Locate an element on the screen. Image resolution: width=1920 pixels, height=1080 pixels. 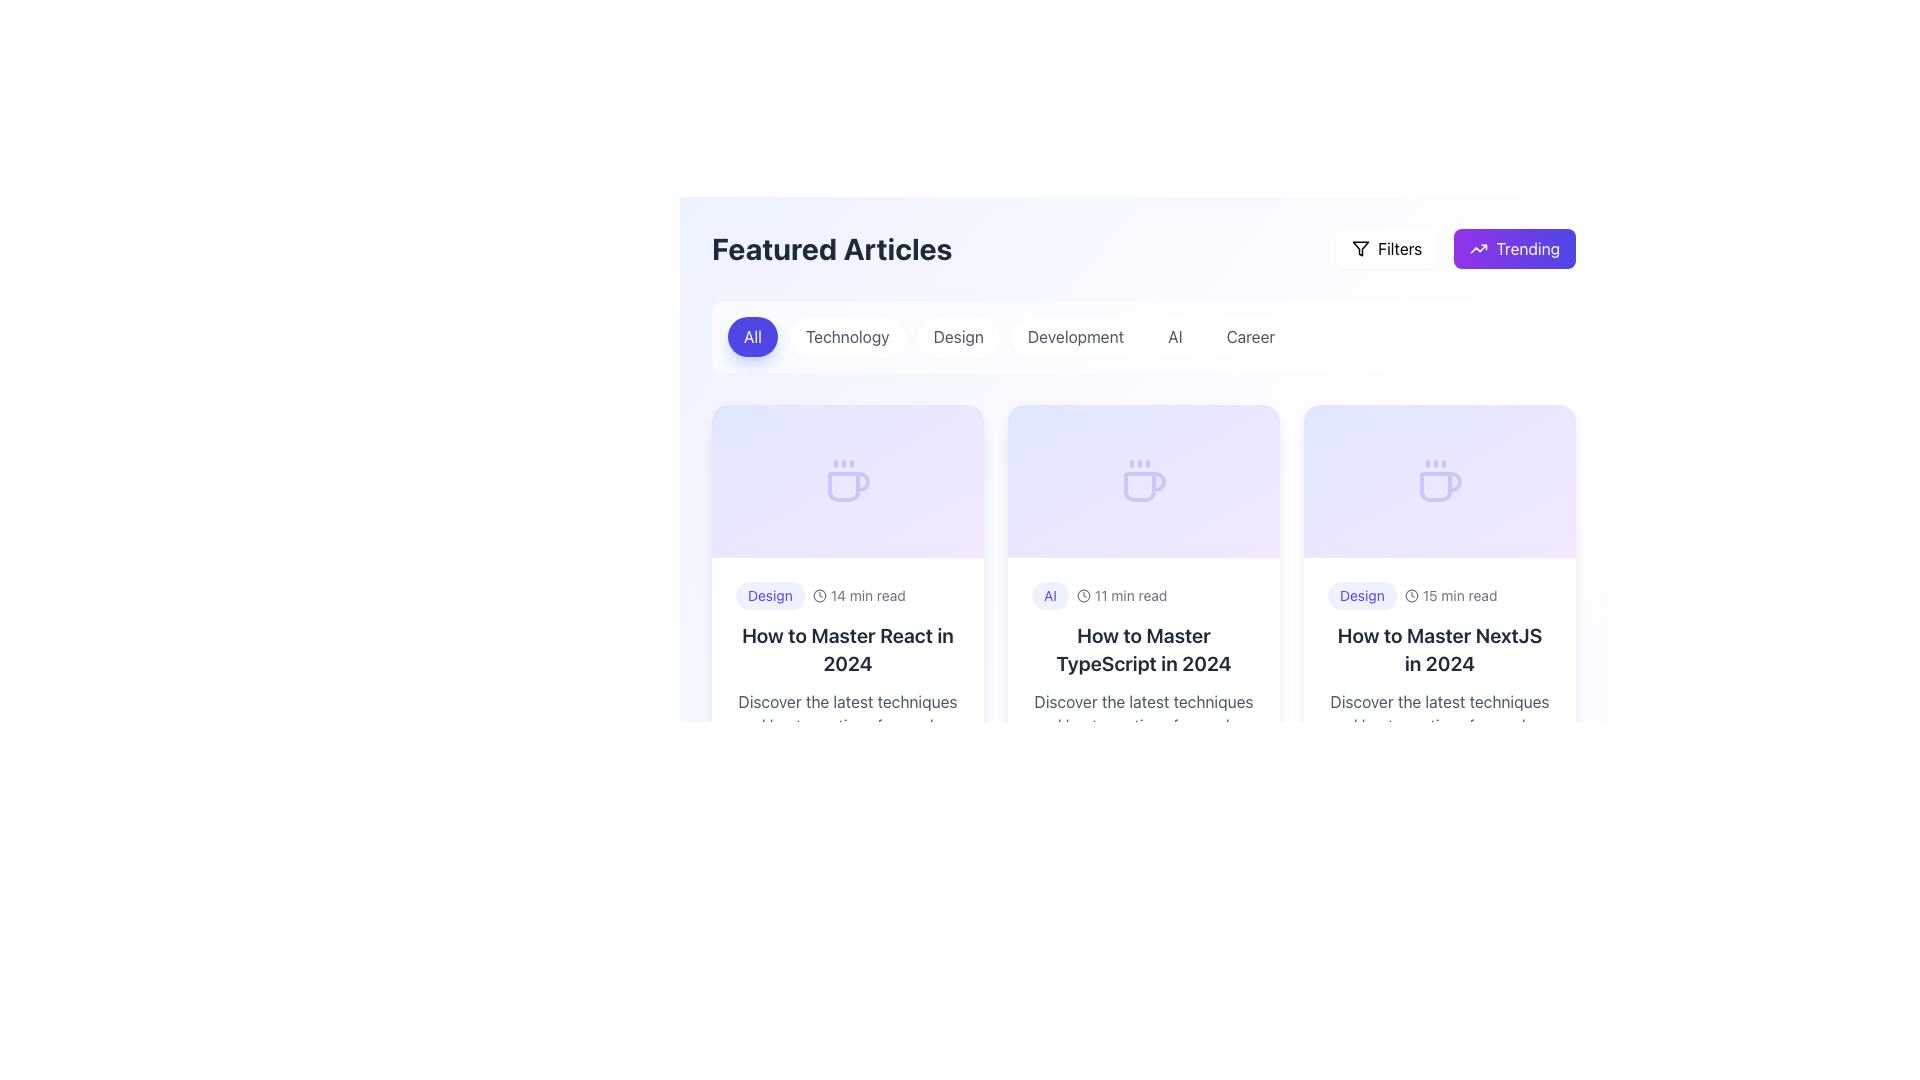
the text label that provides a brief summary of the article located in the bottom section of the third card in the horizontal list under the header 'How to Master NextJS in 2024' is located at coordinates (1440, 712).